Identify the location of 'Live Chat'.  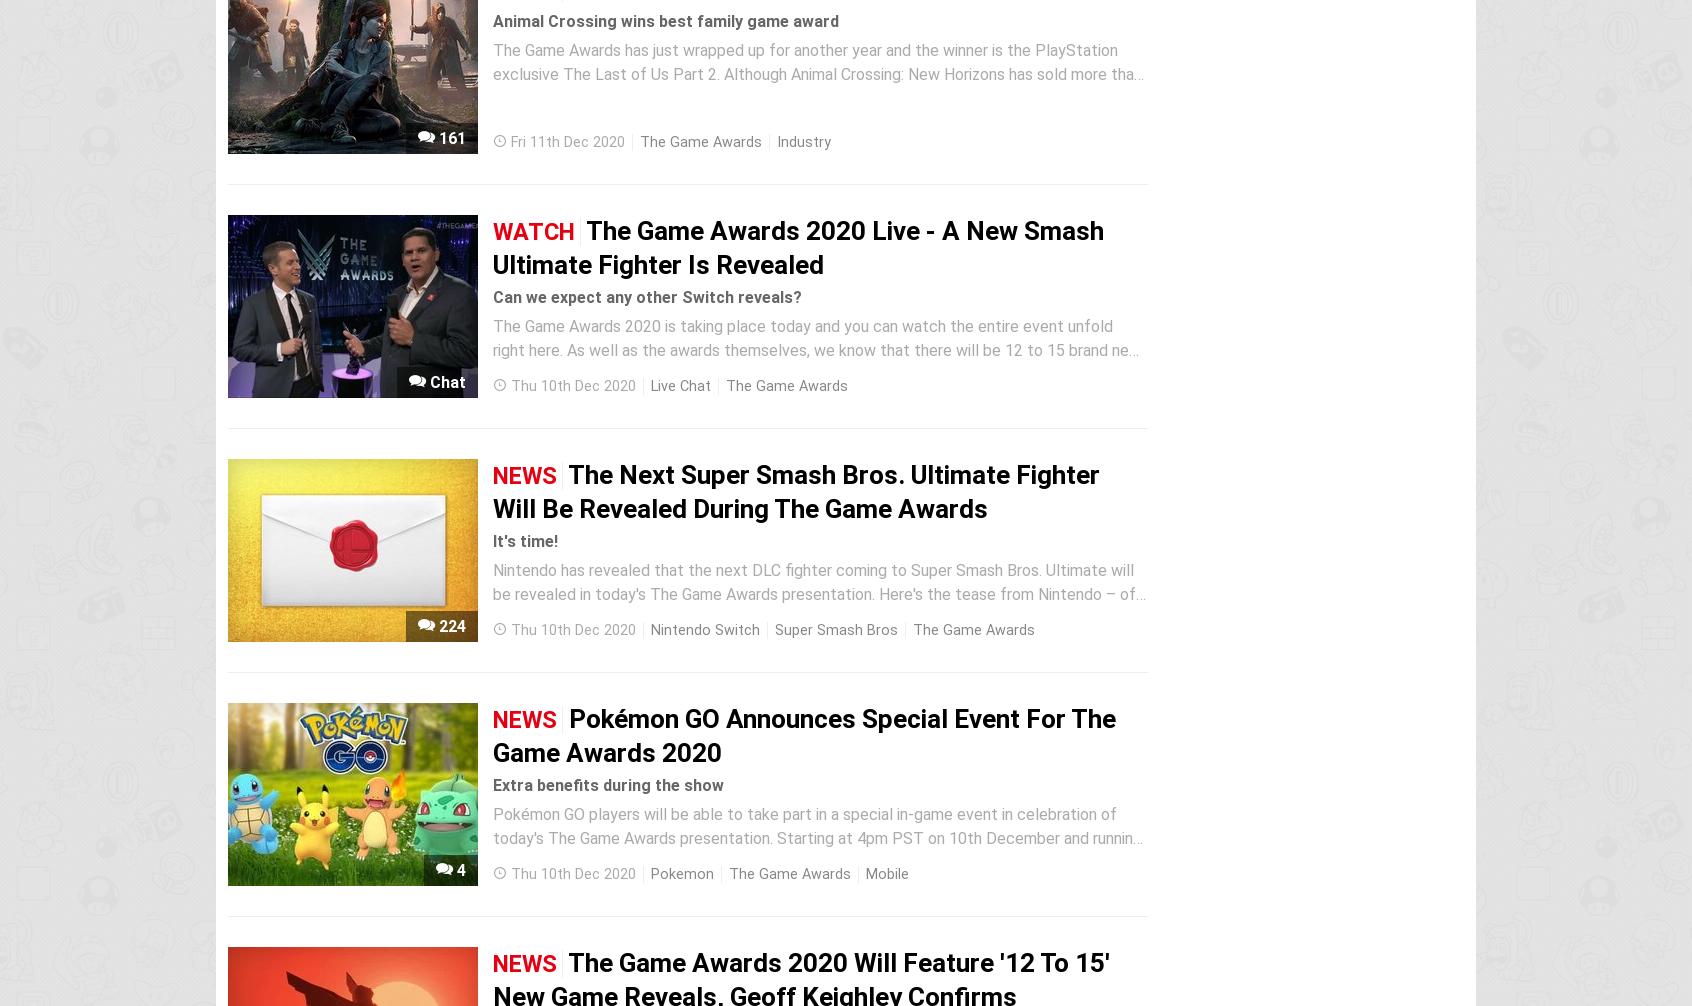
(651, 385).